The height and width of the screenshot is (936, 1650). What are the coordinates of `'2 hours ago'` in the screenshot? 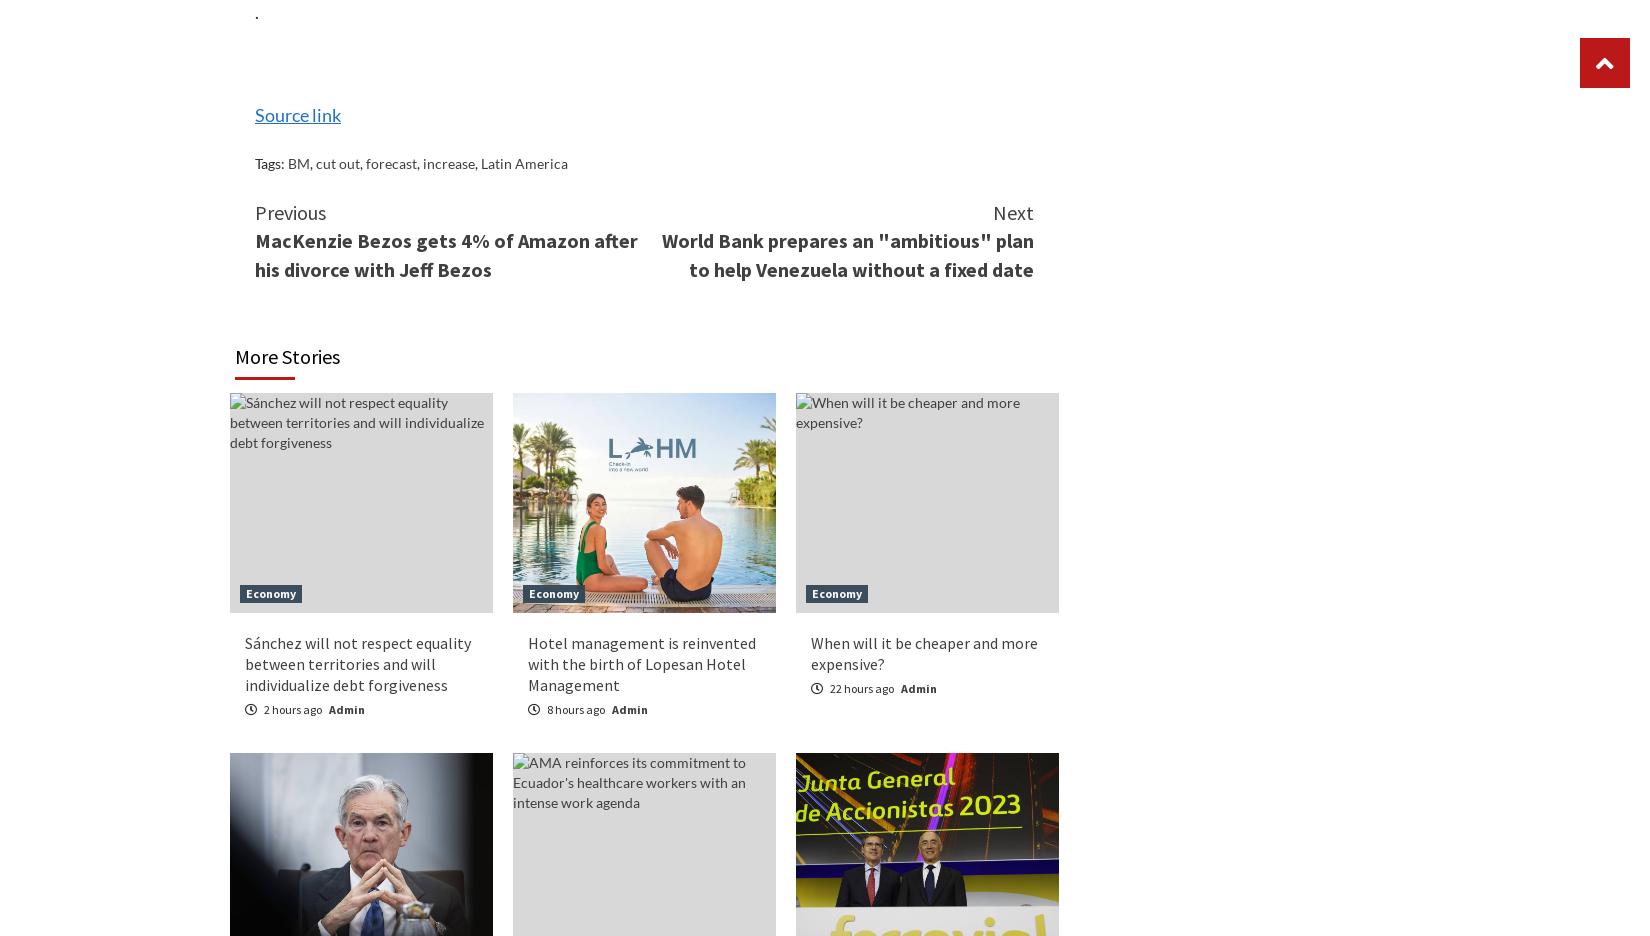 It's located at (293, 707).